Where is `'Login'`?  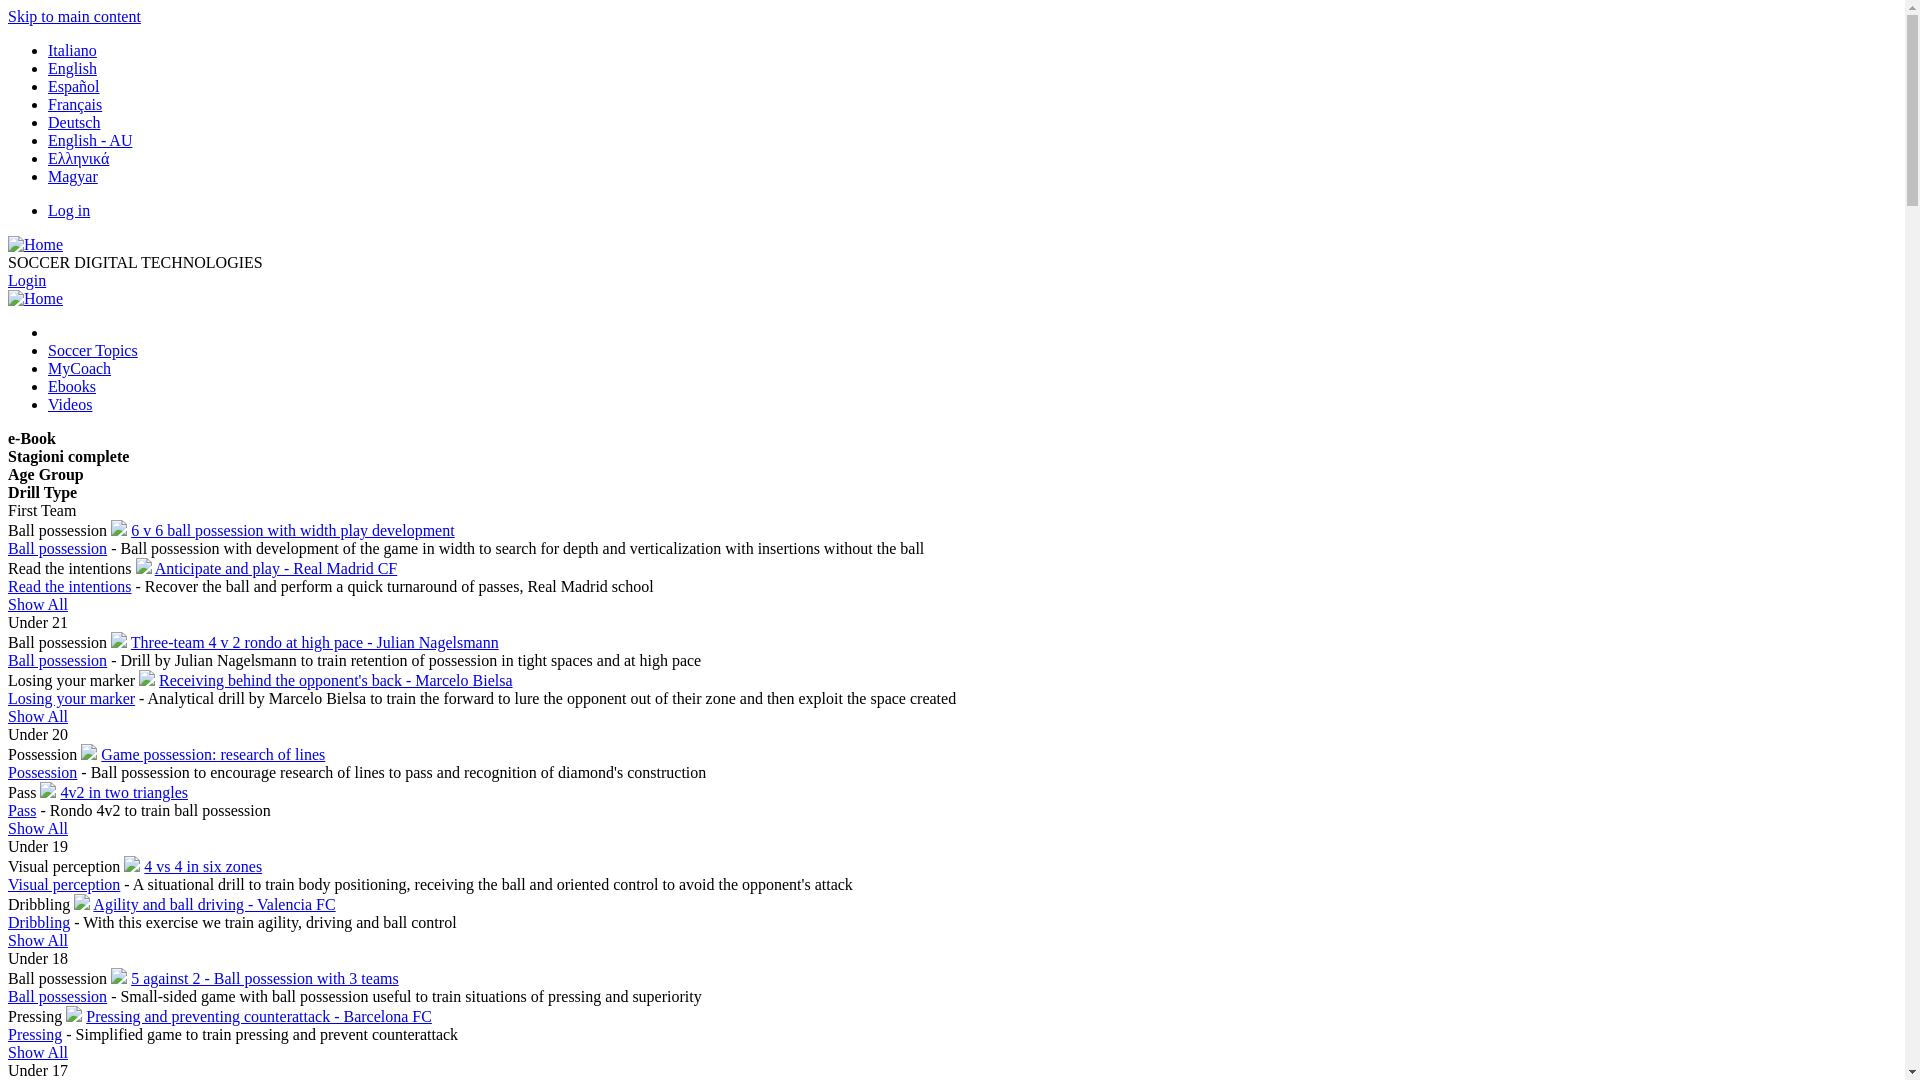 'Login' is located at coordinates (8, 280).